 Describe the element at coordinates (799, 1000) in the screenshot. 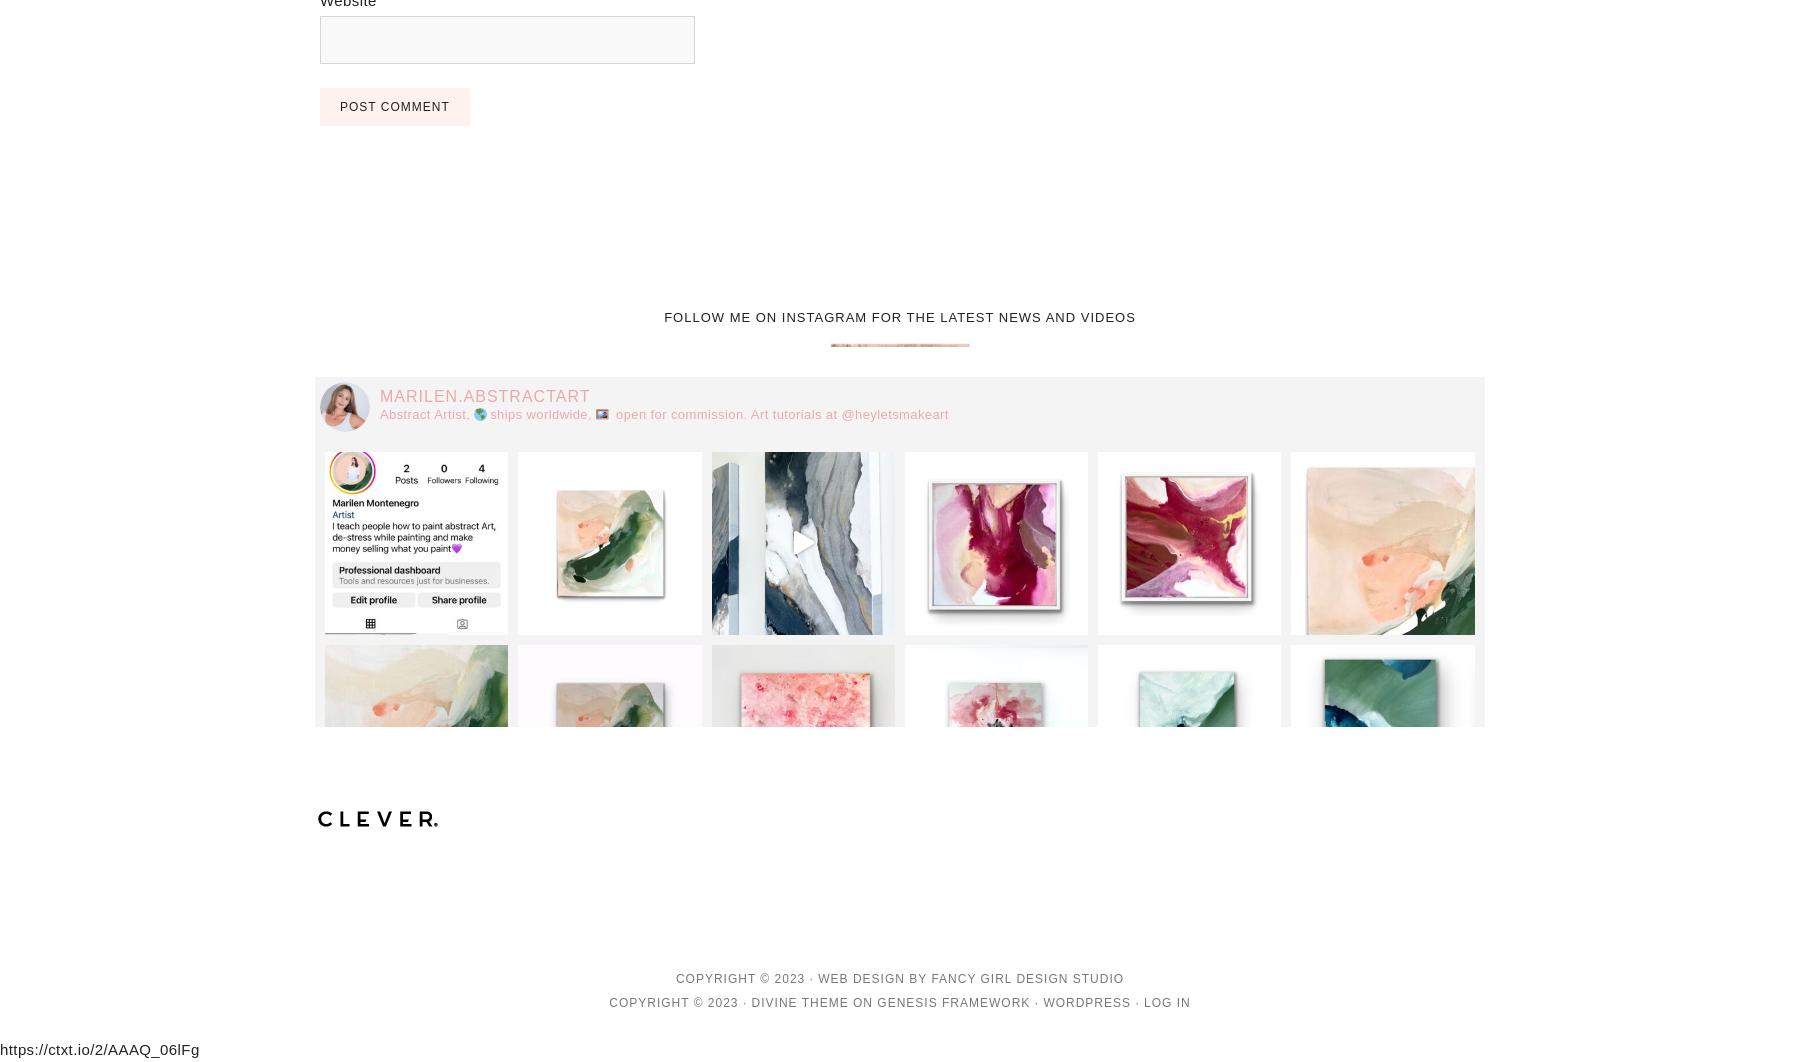

I see `'Divine Theme'` at that location.